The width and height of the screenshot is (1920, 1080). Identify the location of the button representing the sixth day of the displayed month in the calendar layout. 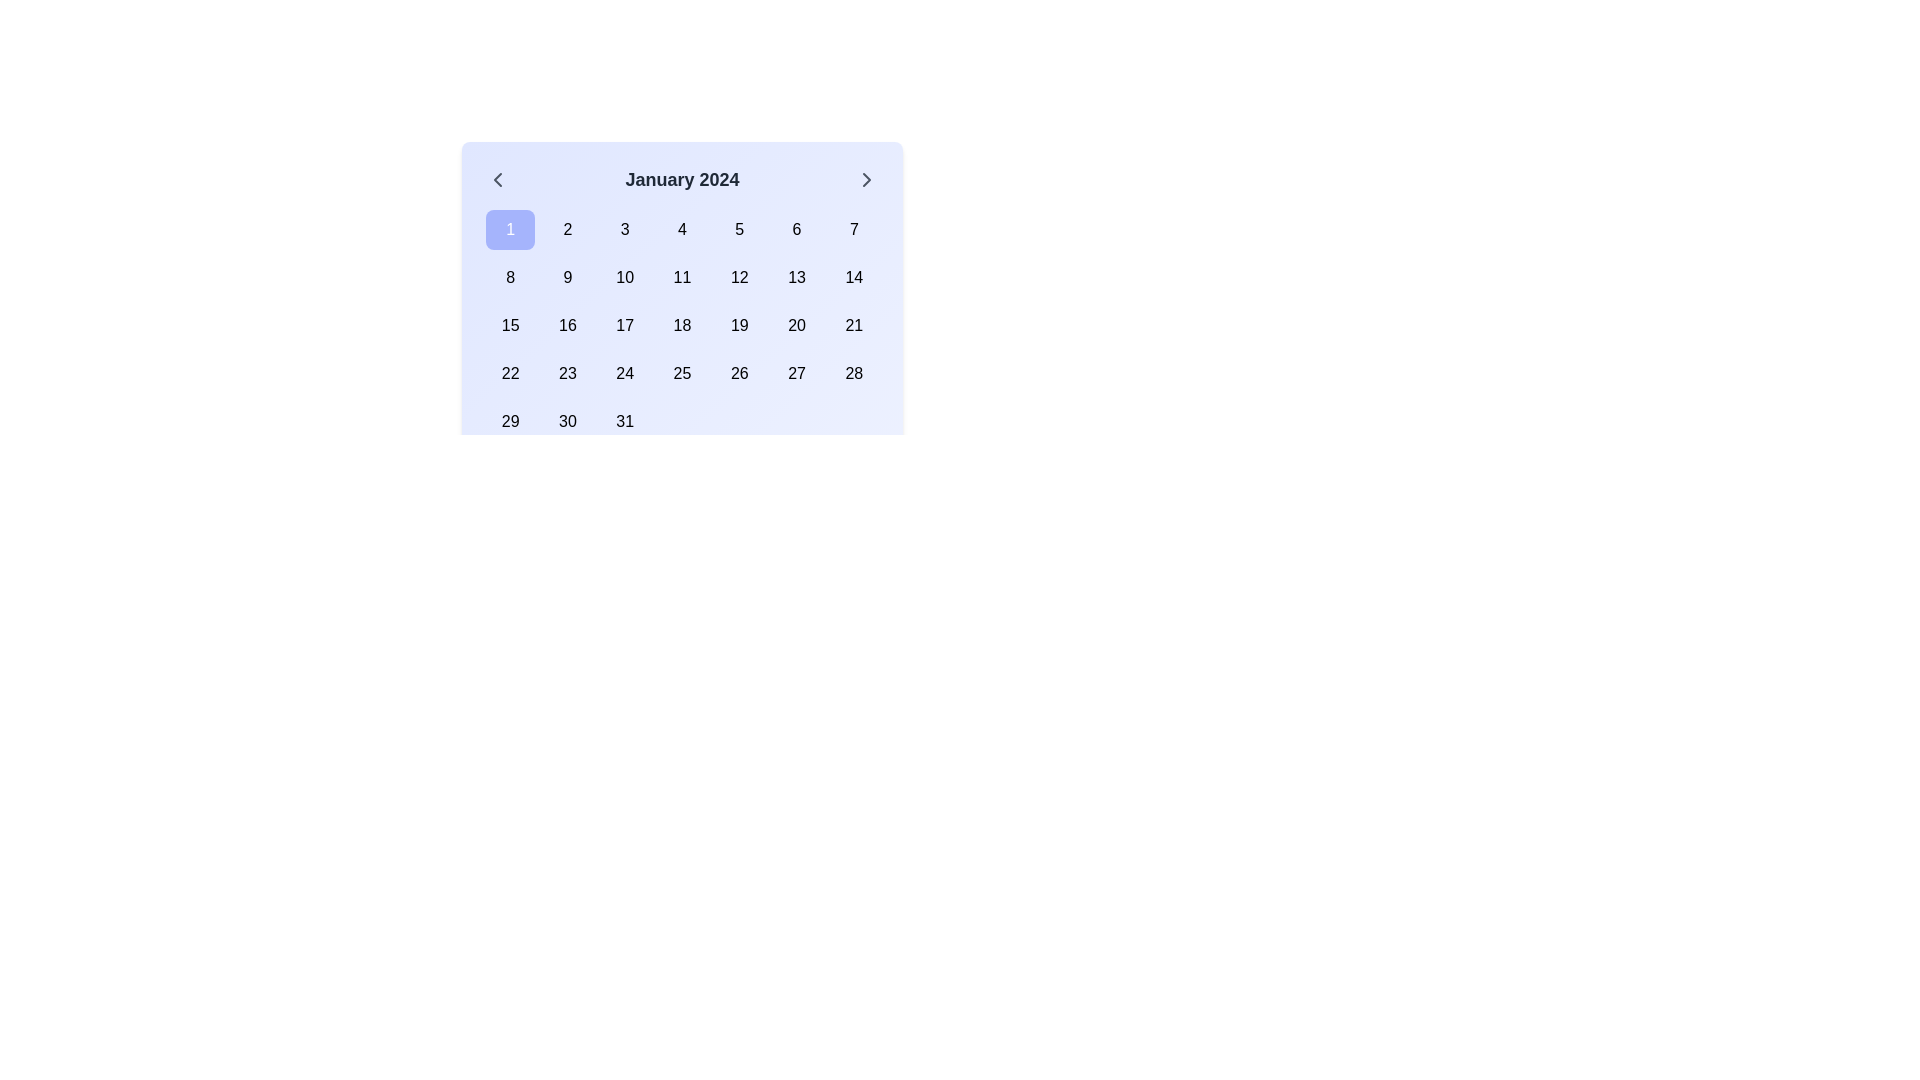
(795, 229).